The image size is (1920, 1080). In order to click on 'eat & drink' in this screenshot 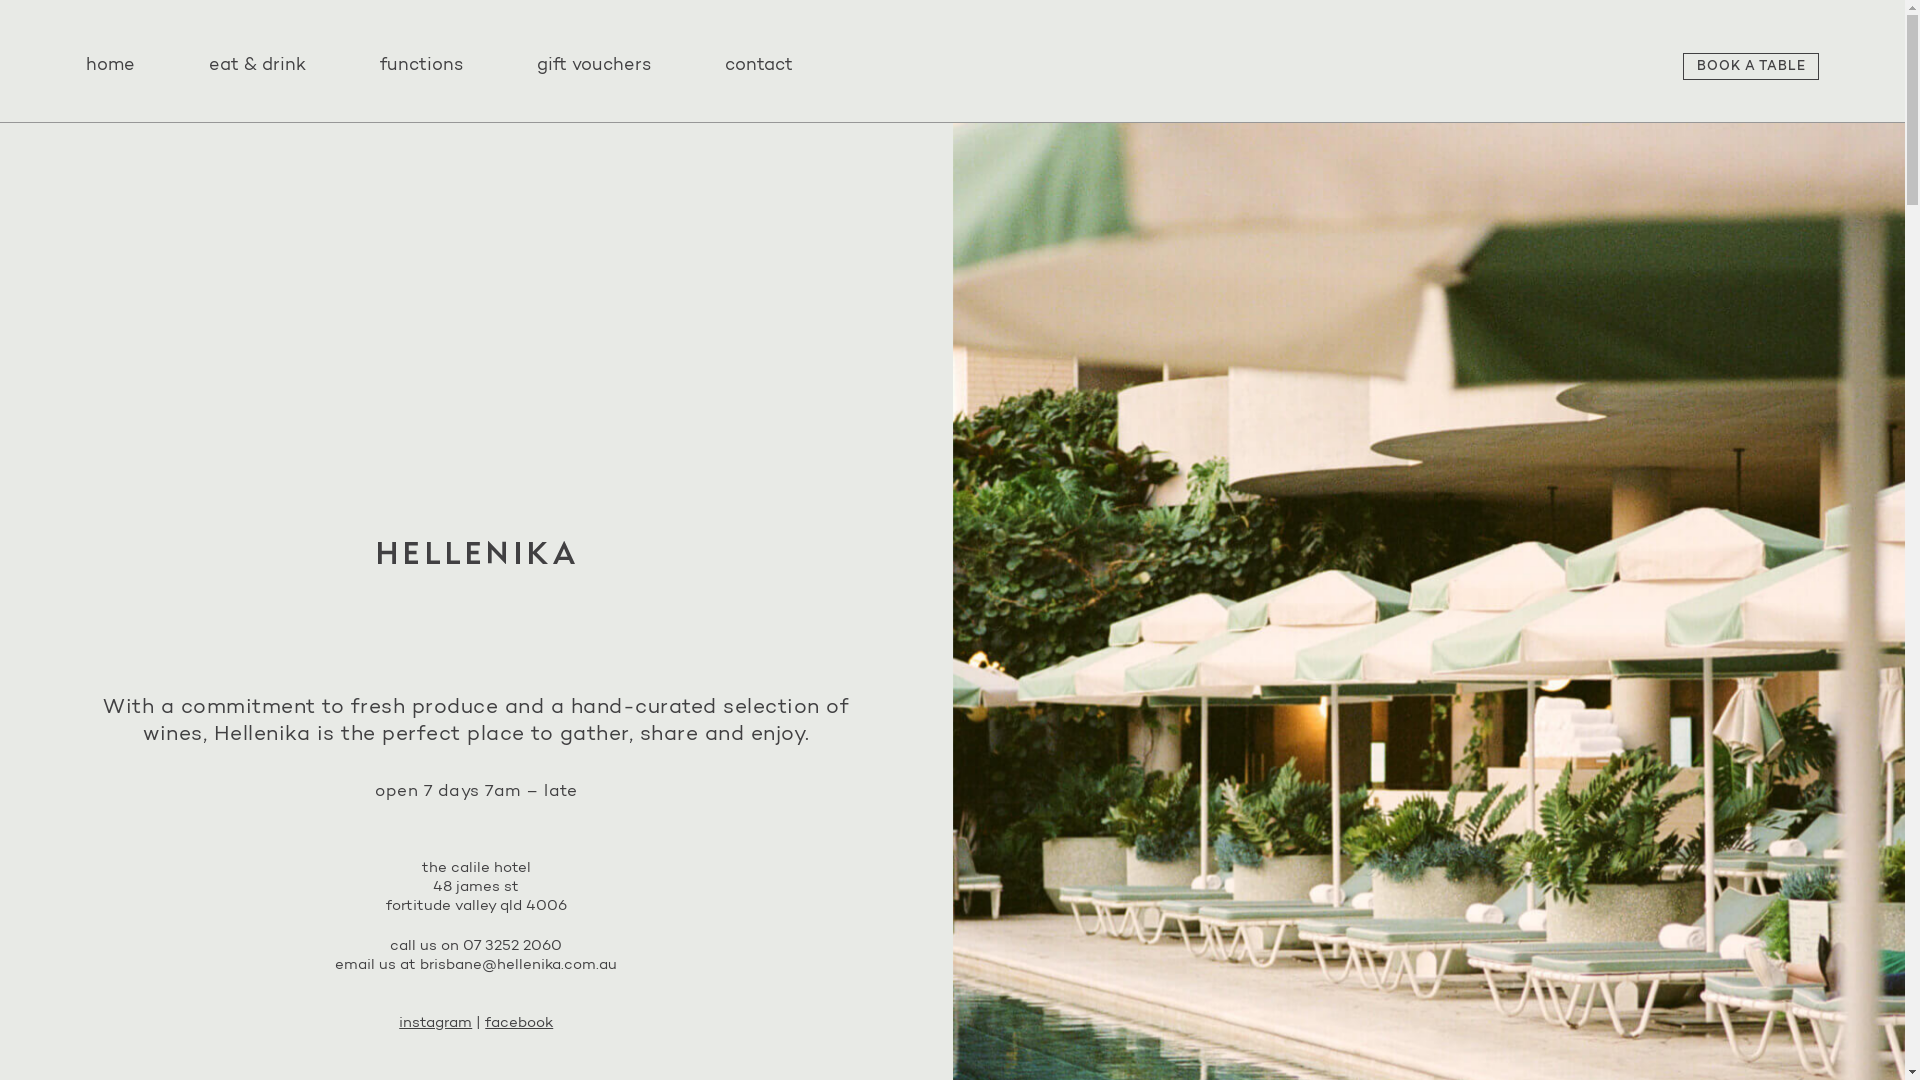, I will do `click(257, 65)`.